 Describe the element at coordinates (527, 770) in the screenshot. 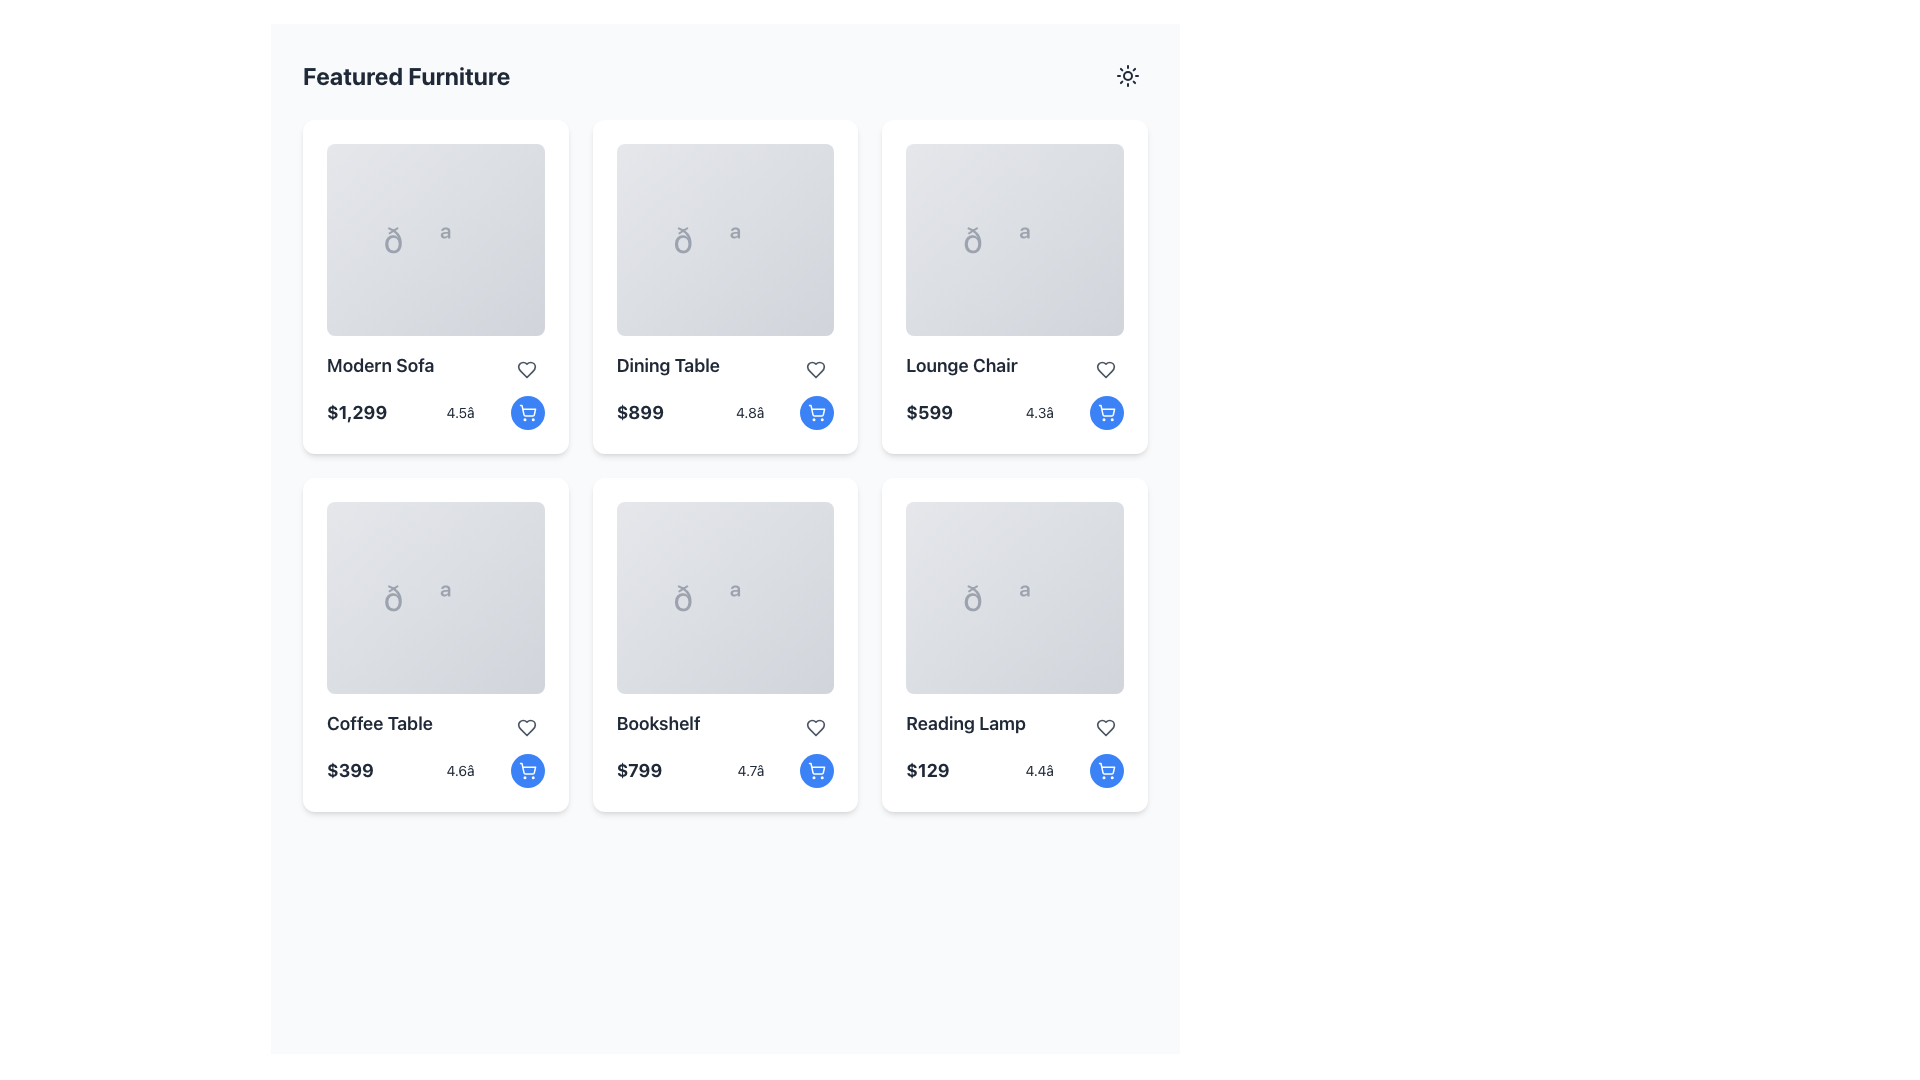

I see `the shopping cart button located at the bottom-right corner of the 'Coffee Table' card` at that location.